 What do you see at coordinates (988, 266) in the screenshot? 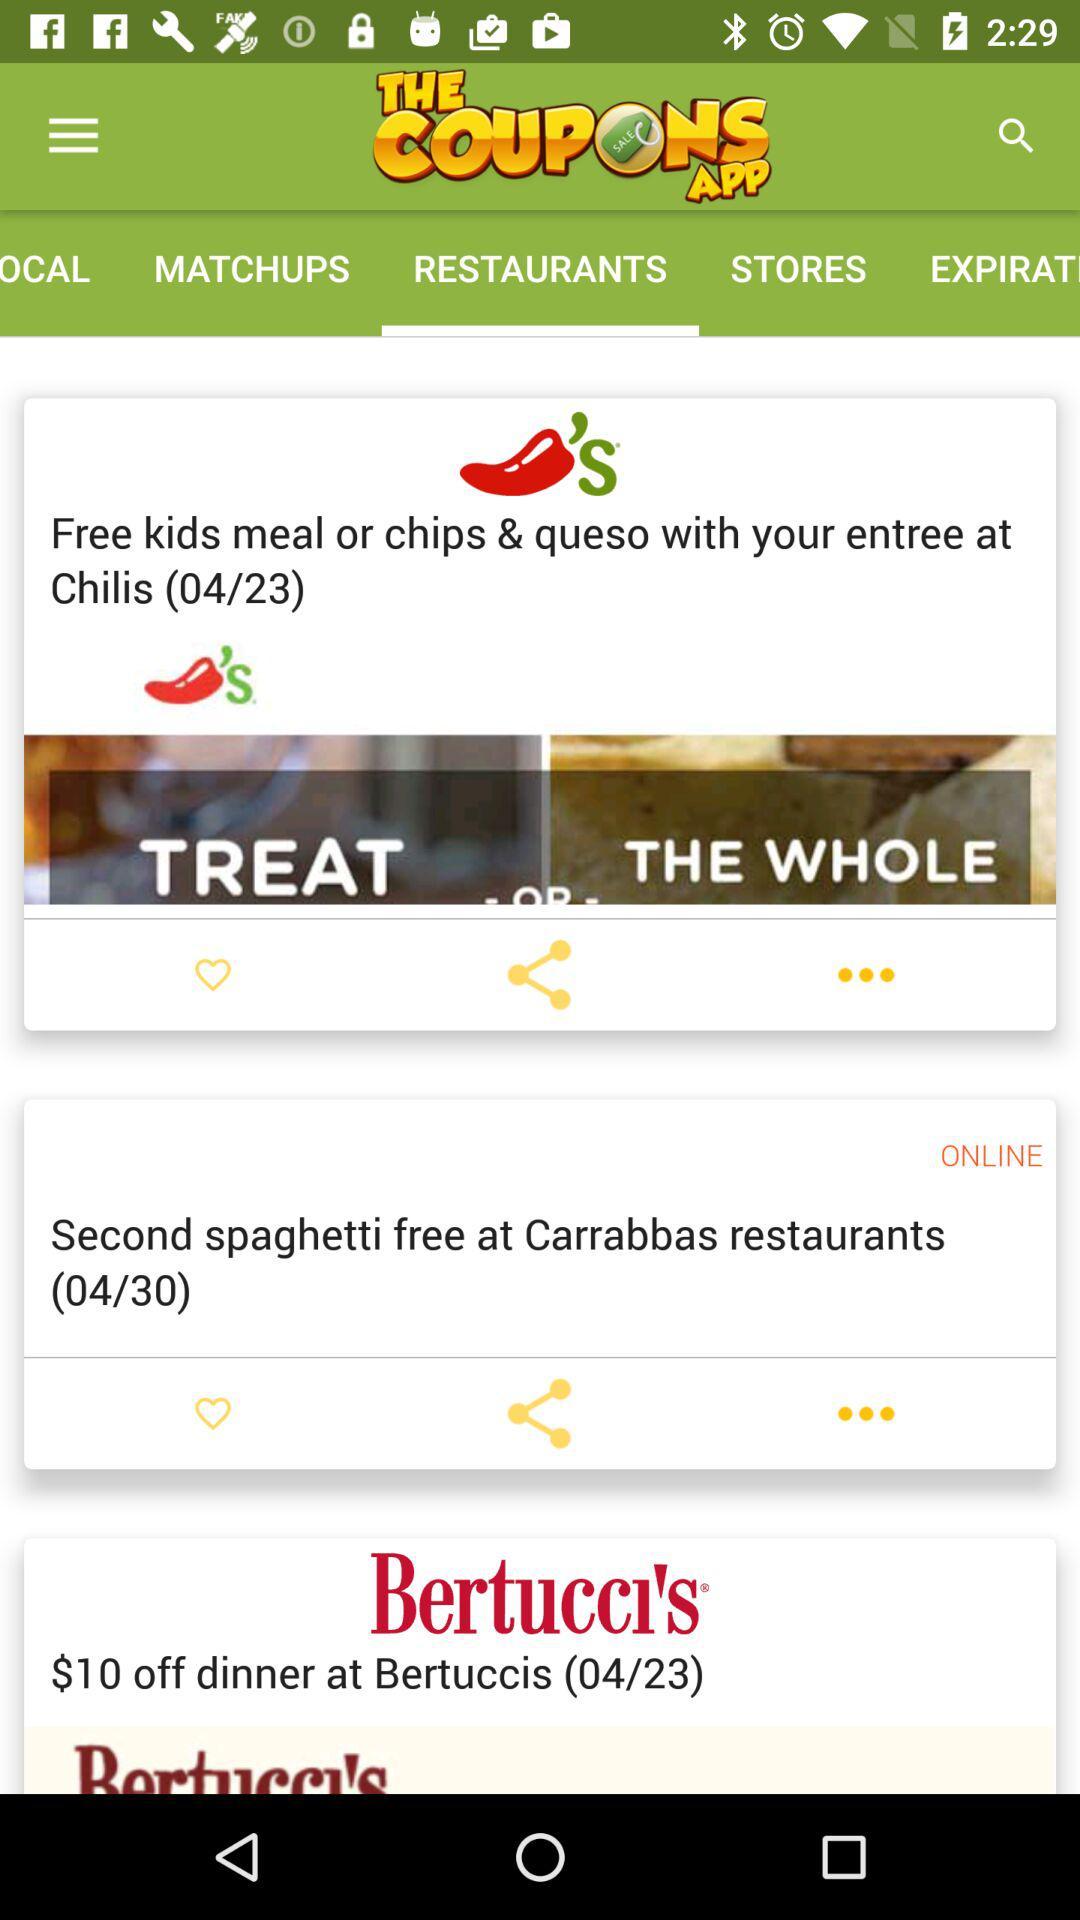
I see `the icon next to stores icon` at bounding box center [988, 266].